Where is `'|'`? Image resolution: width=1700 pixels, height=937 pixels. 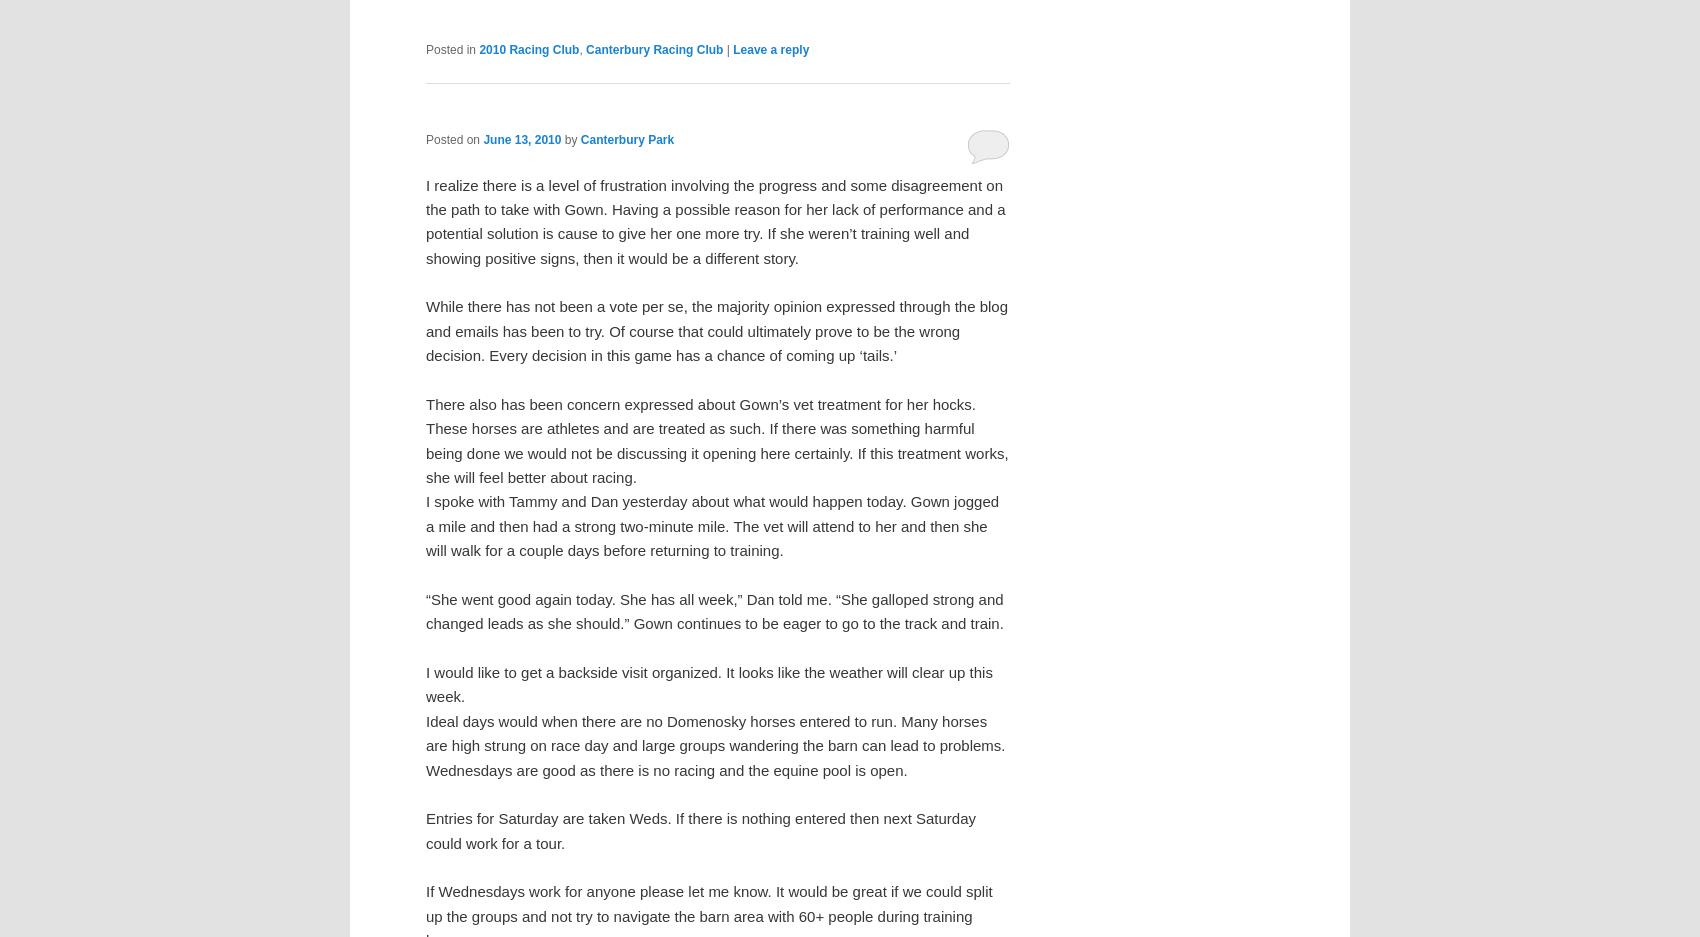
'|' is located at coordinates (726, 49).